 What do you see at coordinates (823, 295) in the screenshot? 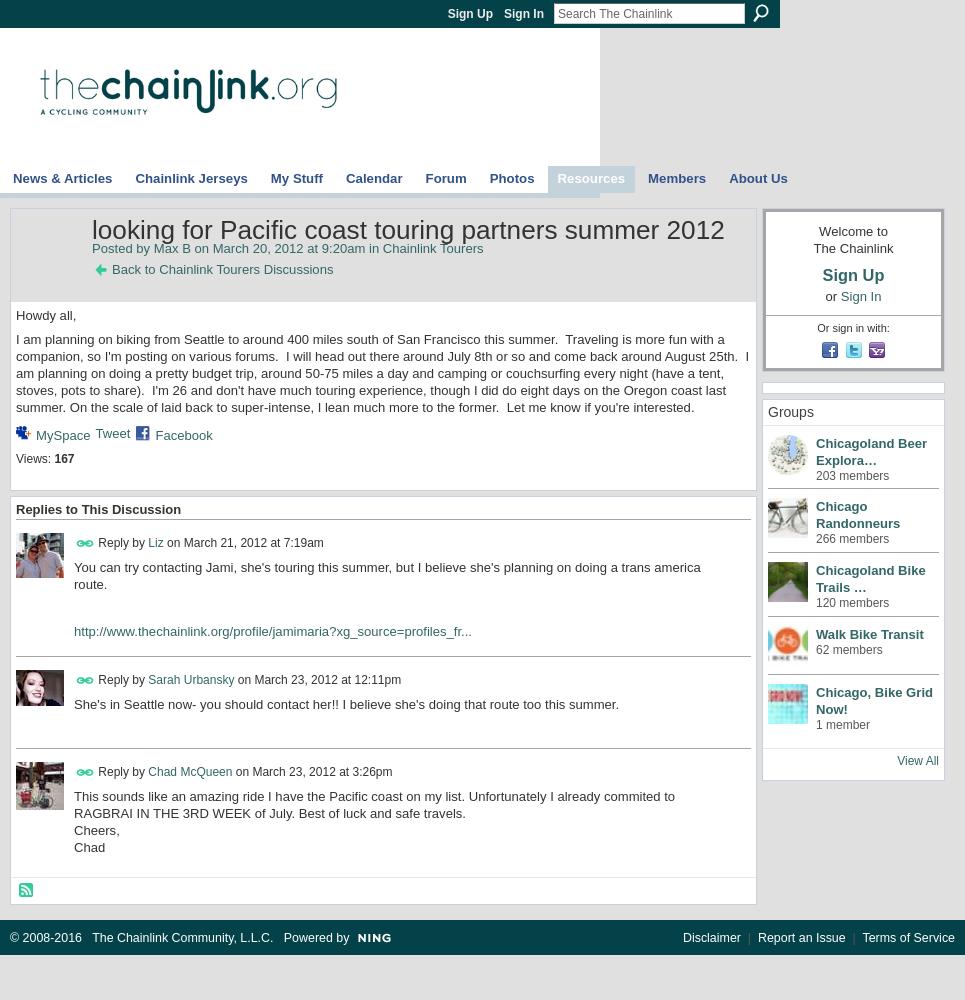
I see `'or'` at bounding box center [823, 295].